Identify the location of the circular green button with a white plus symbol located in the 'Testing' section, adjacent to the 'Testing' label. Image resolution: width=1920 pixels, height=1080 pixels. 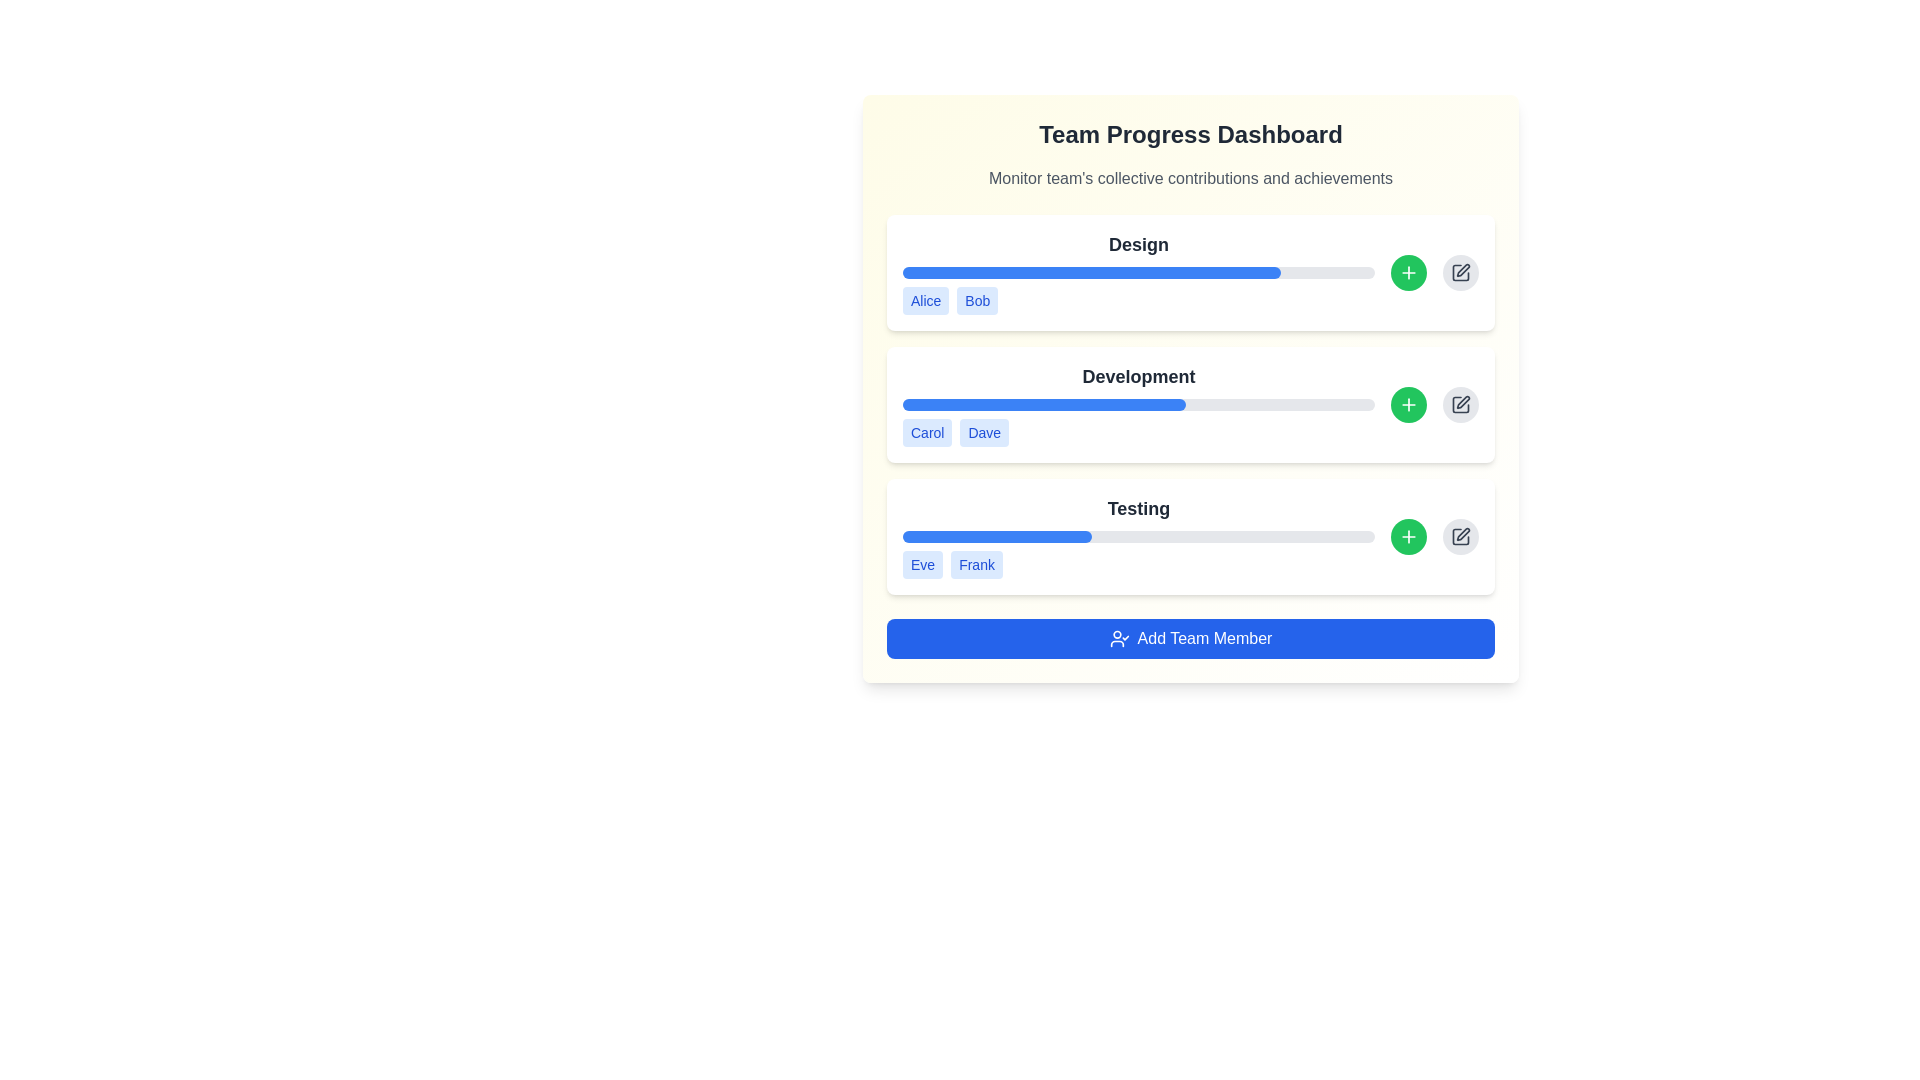
(1408, 535).